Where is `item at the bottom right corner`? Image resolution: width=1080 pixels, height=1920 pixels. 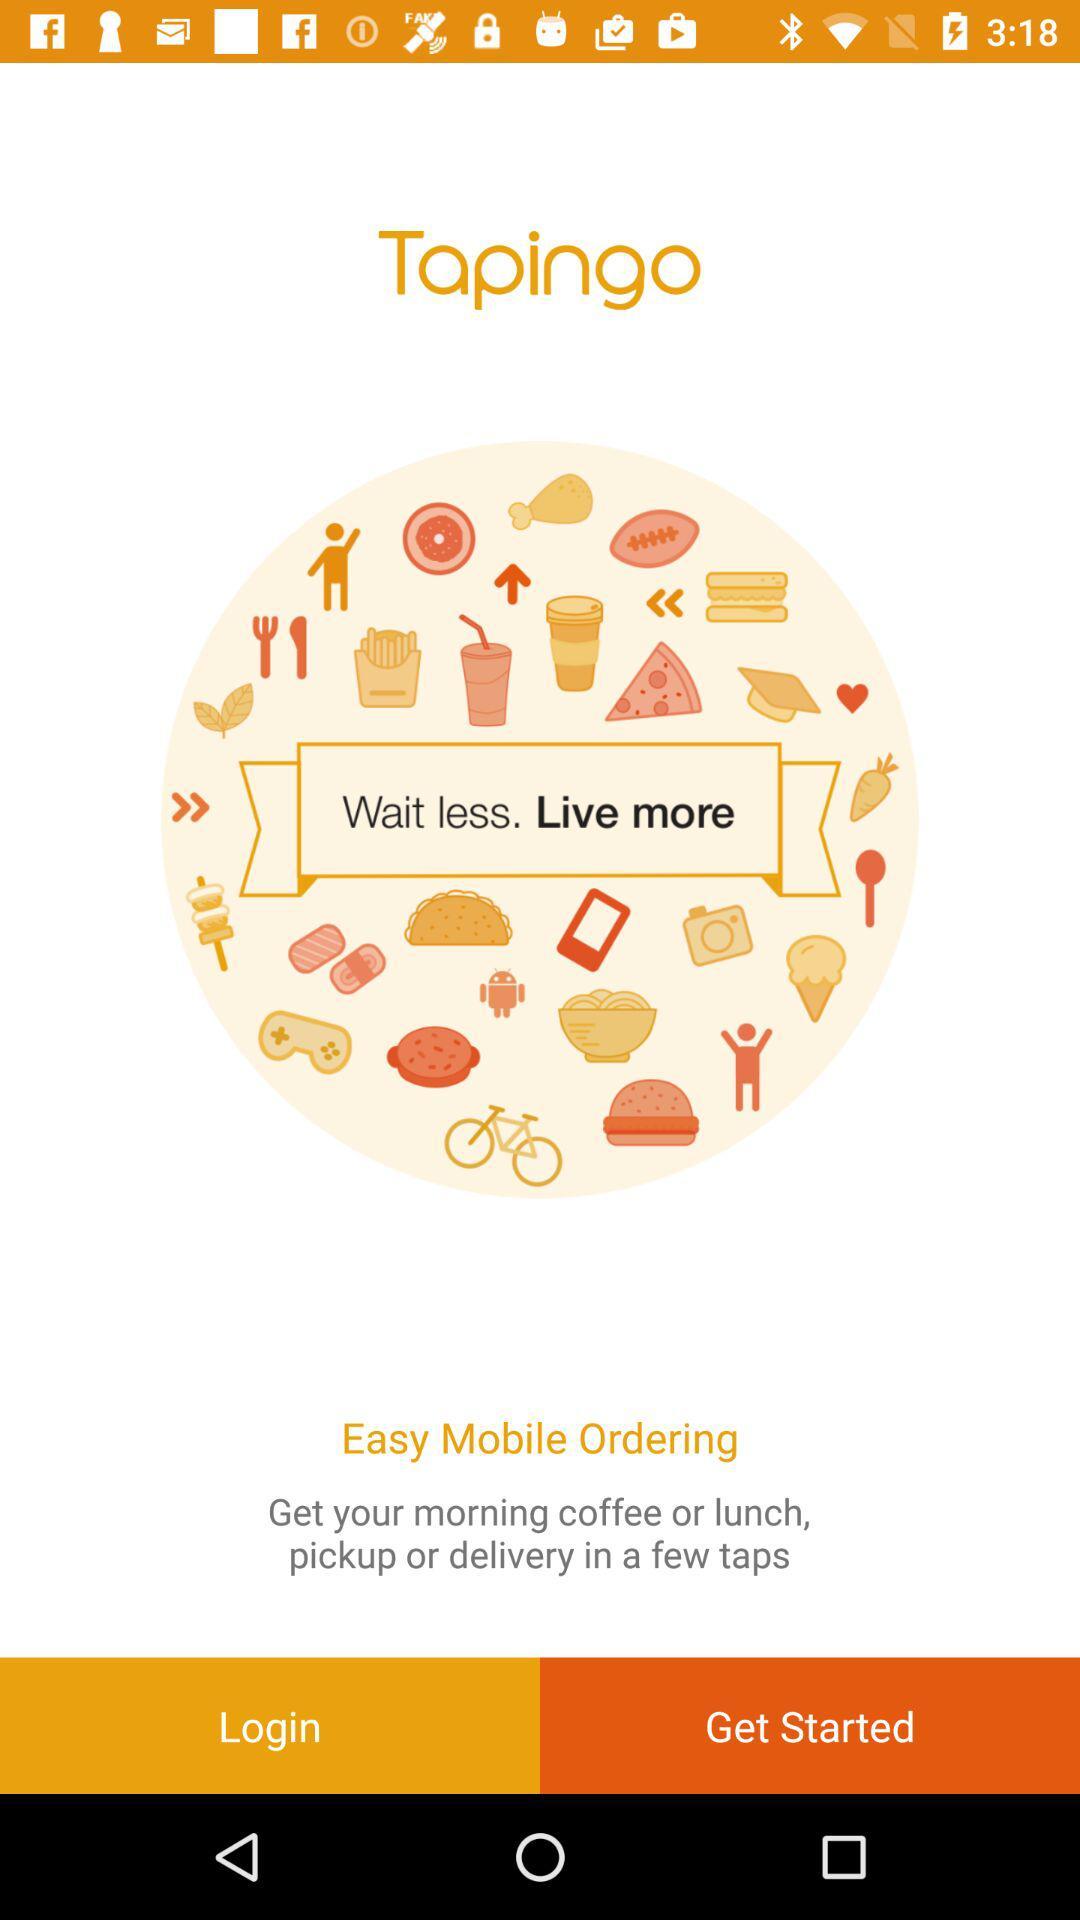
item at the bottom right corner is located at coordinates (810, 1724).